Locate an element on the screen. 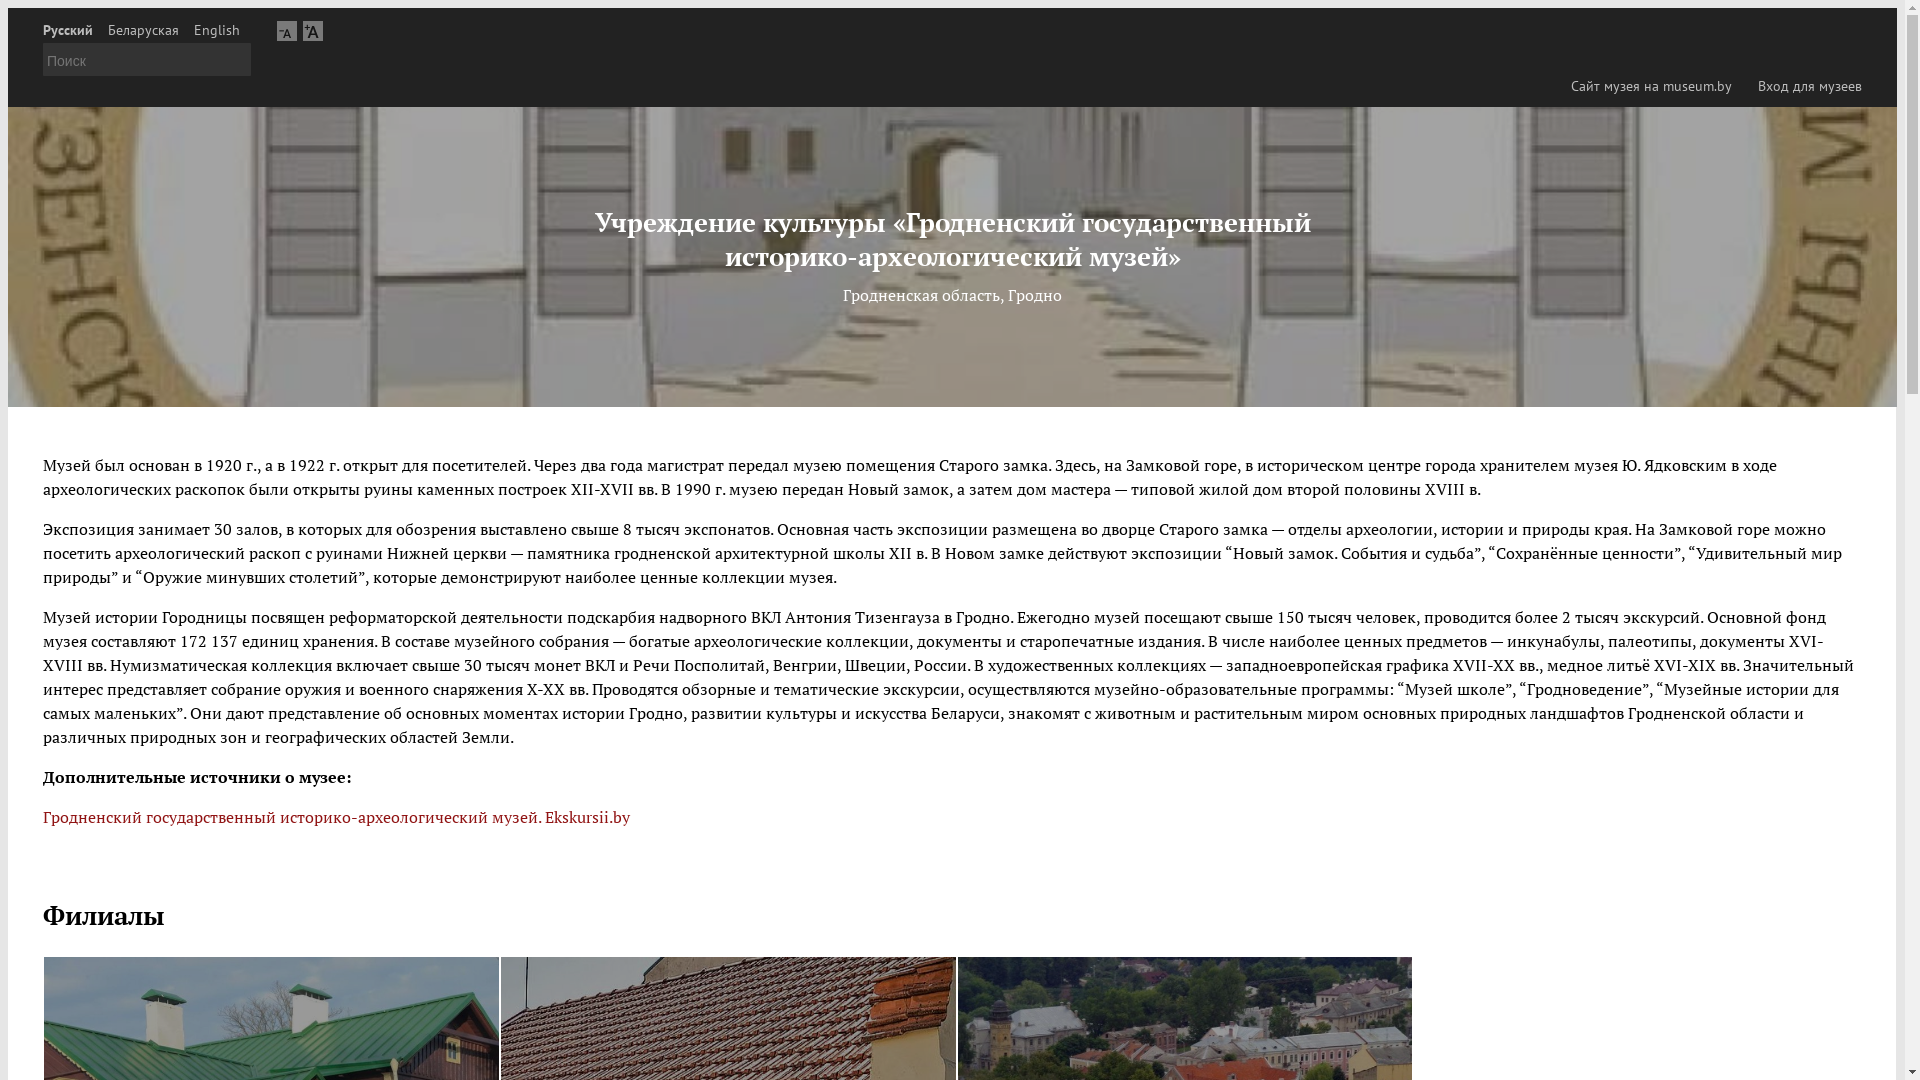 This screenshot has width=1920, height=1080. 'English' is located at coordinates (216, 30).